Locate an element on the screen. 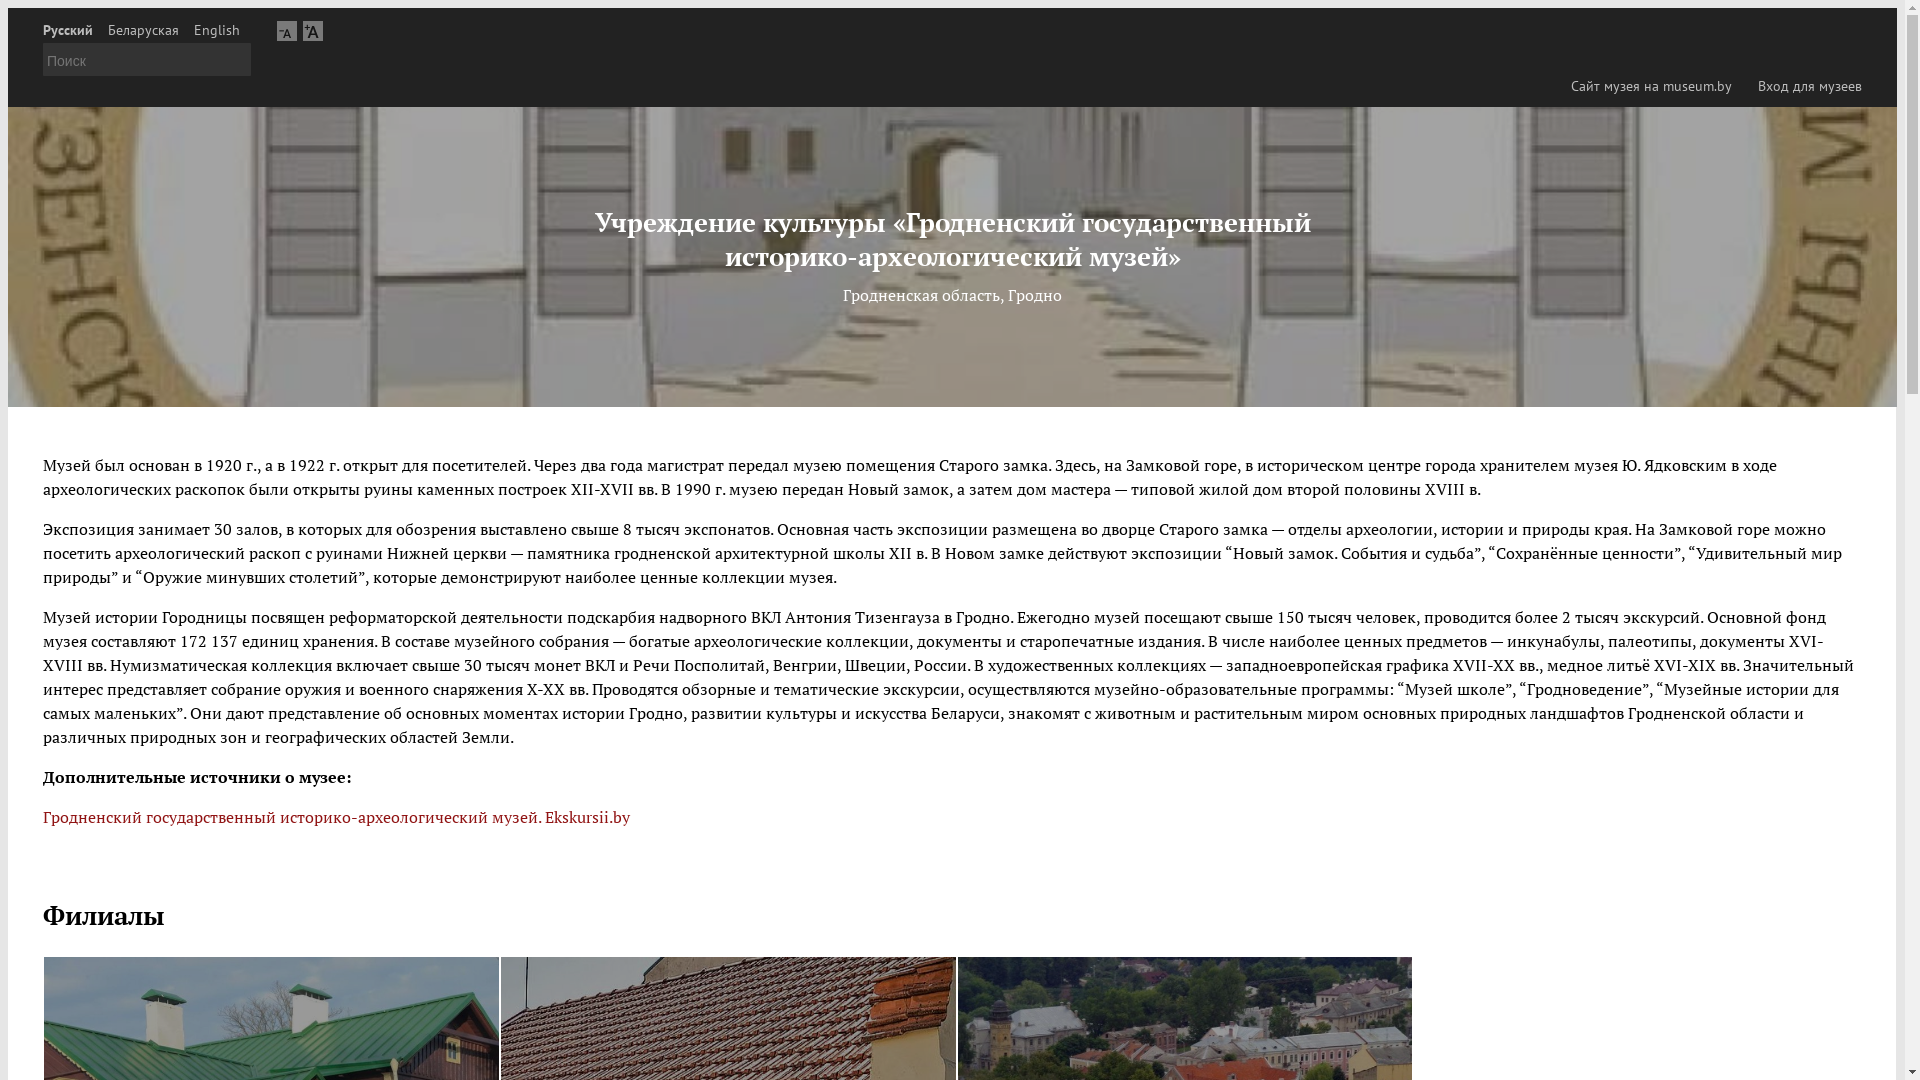 This screenshot has width=1920, height=1080. 'English' is located at coordinates (216, 30).